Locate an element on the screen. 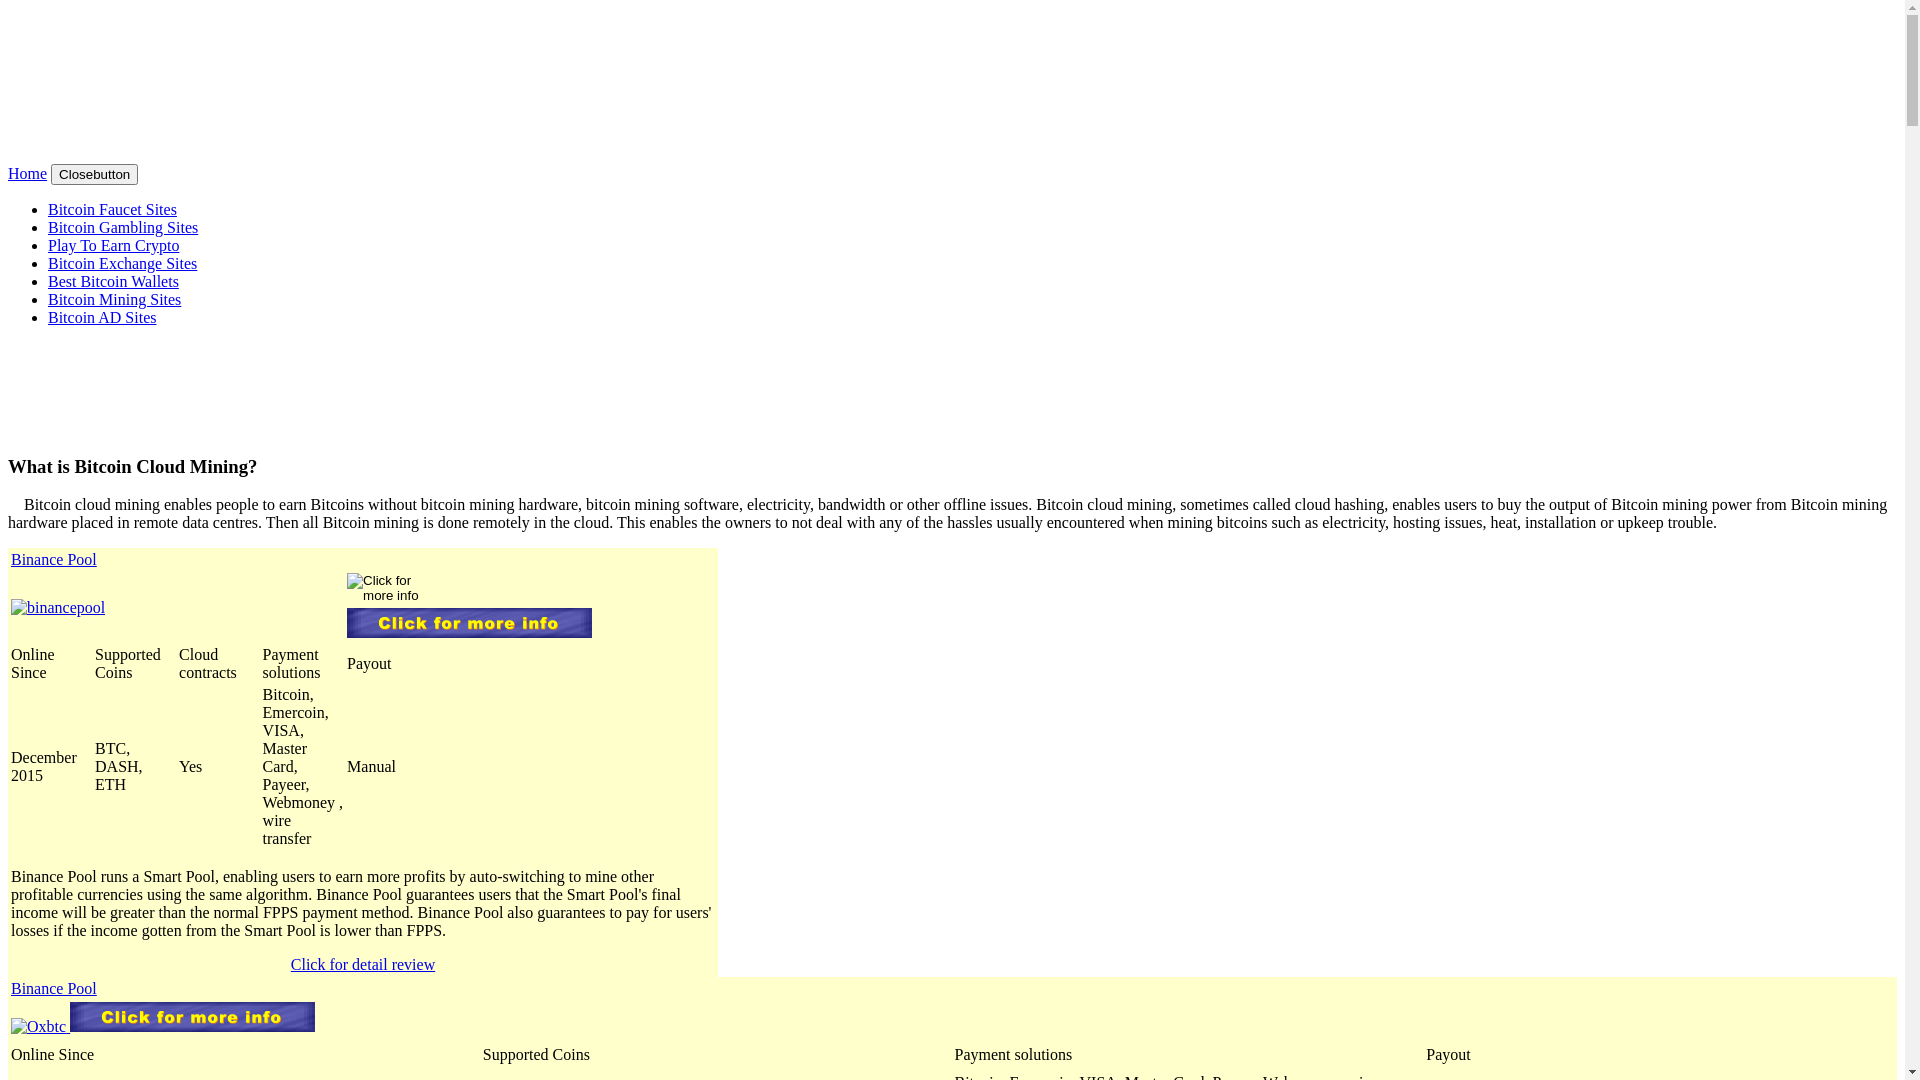 The width and height of the screenshot is (1920, 1080). 'Bitcoin Faucet Sites' is located at coordinates (111, 209).